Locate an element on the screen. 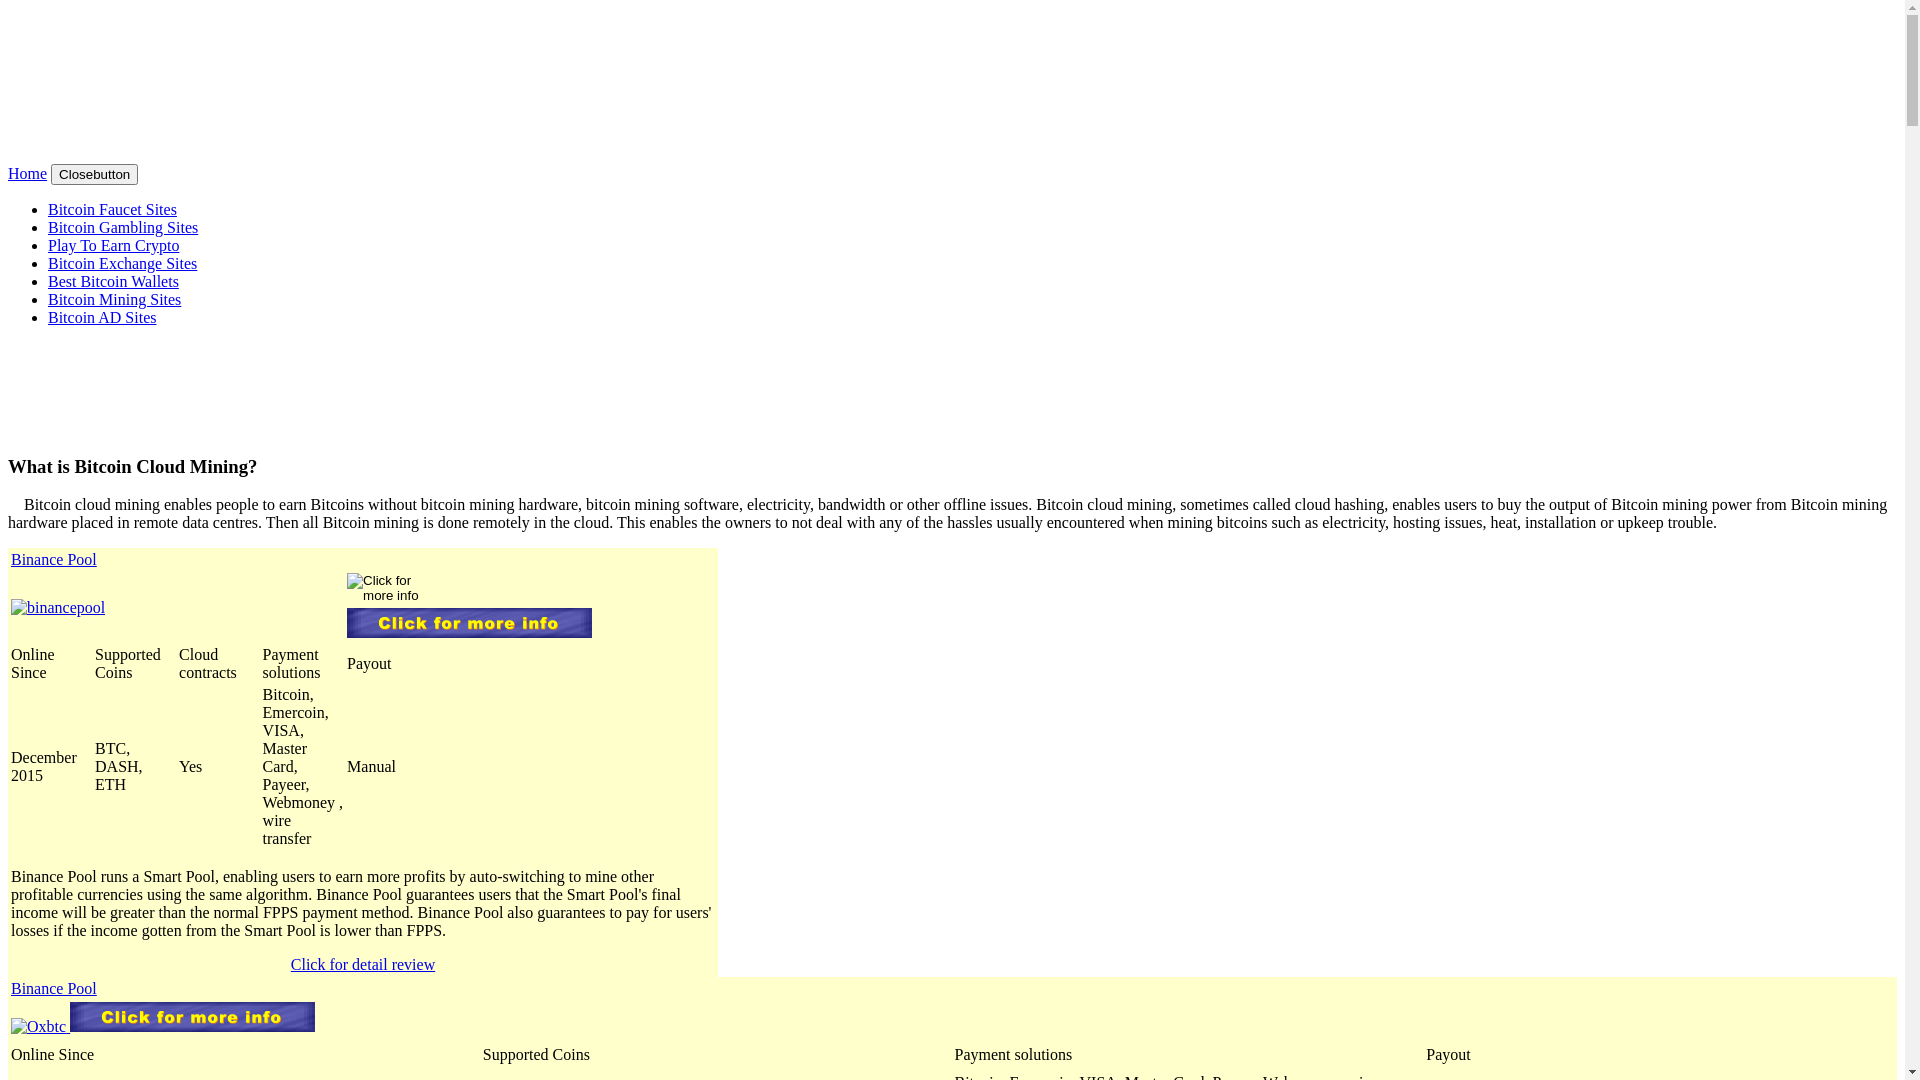 The width and height of the screenshot is (1920, 1080). 'Bitcoin Faucet Sites' is located at coordinates (111, 209).